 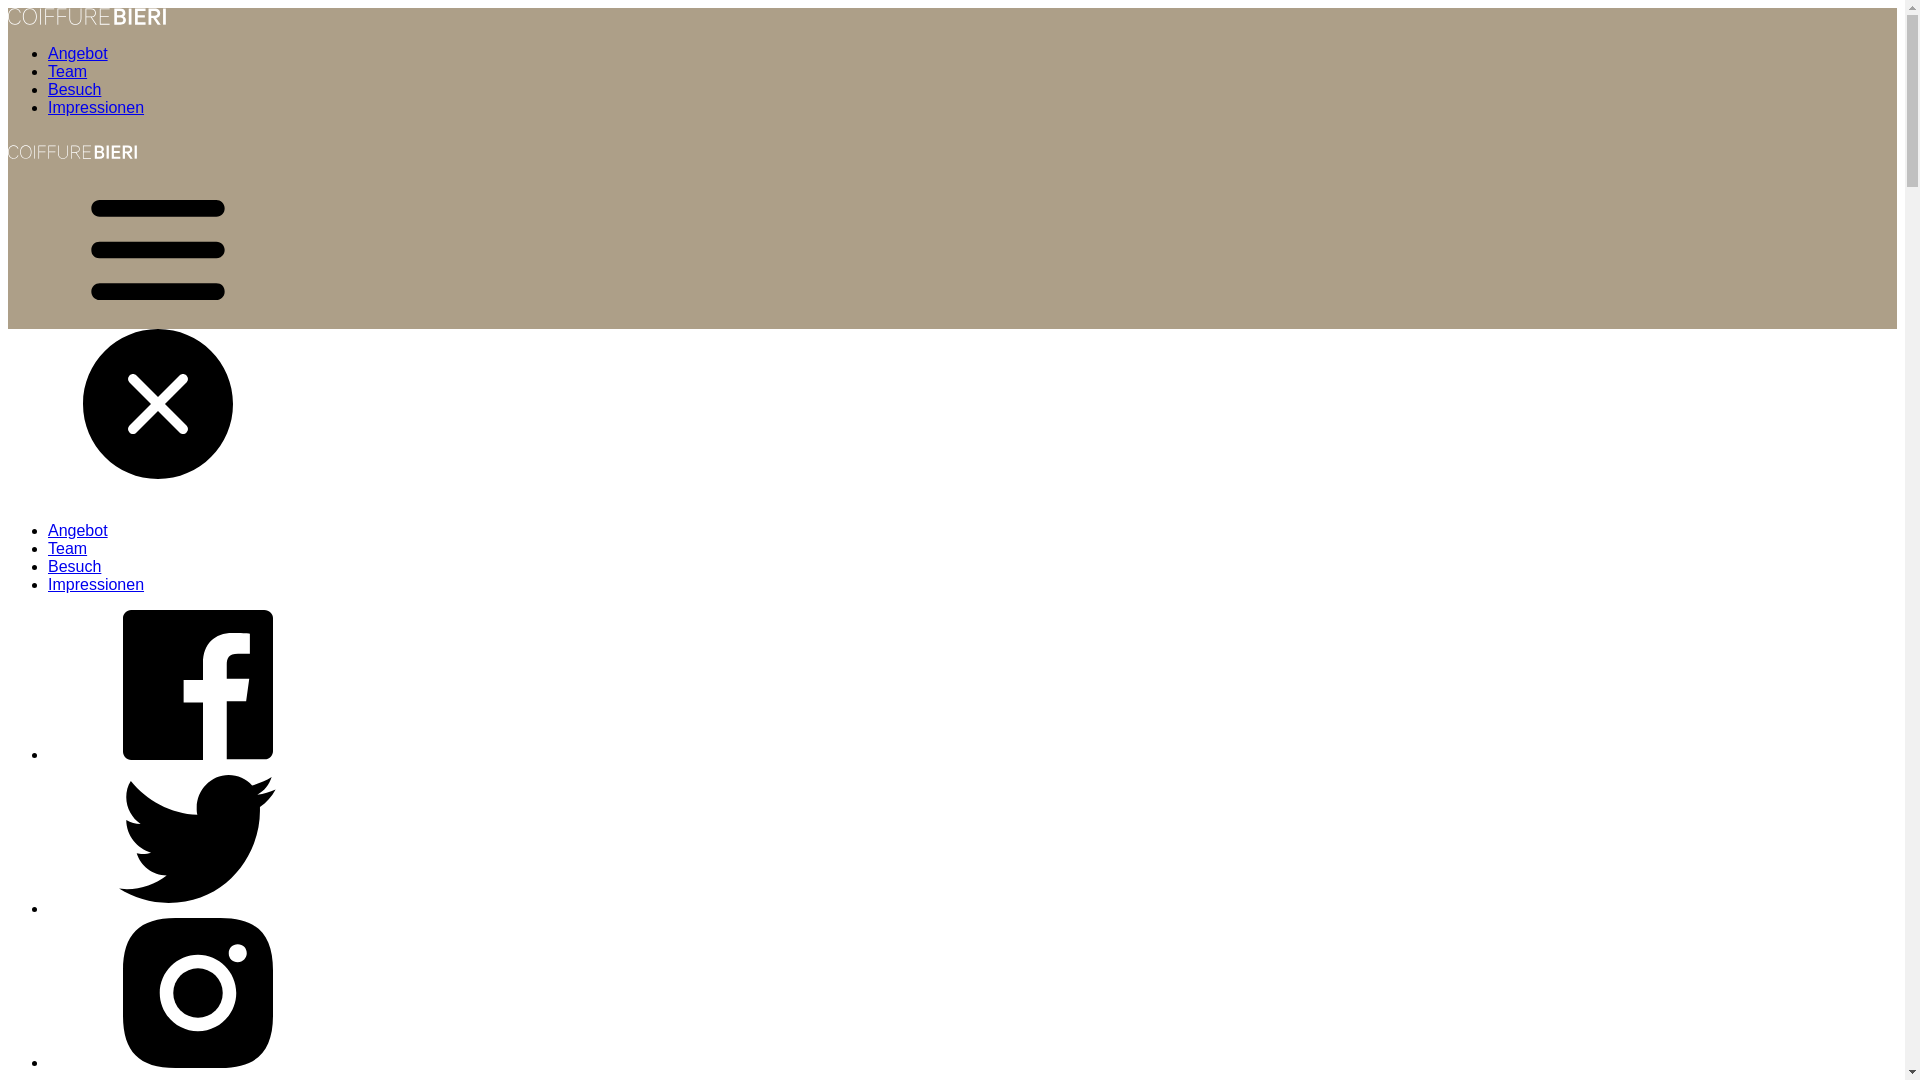 What do you see at coordinates (72, 164) in the screenshot?
I see `'Coiffure Bieri'` at bounding box center [72, 164].